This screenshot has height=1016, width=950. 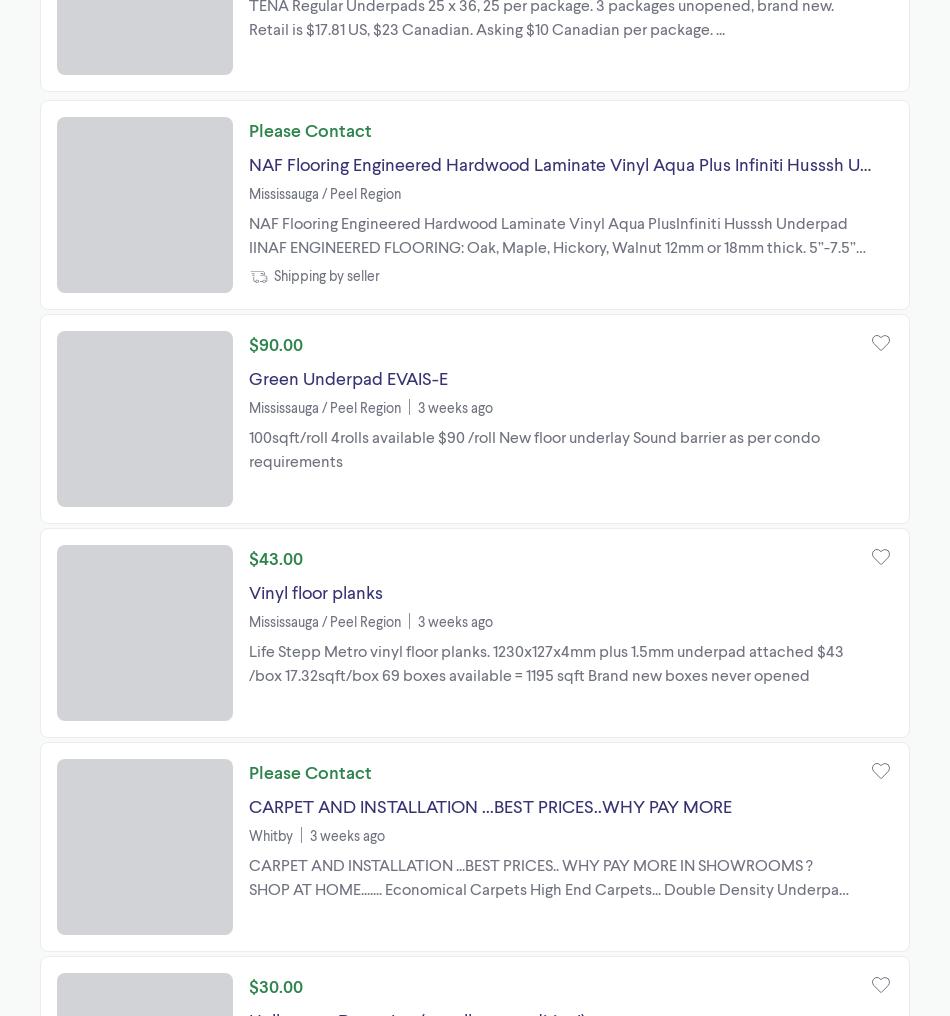 I want to click on 'NAF Flooring Engineered Hardwood Laminate Vinyl Aqua PlusInfiniti Husssh Underpad IINAF ENGINEERED FLOORING: Oak, Maple, Hickory, Walnut 12mm or 18mm thick. 5”-7.5” wide WE GUARANTEE BEST PRICES FOR GRANDEUR, VIDAR, NAF FLOORING AND MANY MORE. NAF, Infiniti 12.3mm, AquaPlus, Aqua Floor, Aqua Tile, Husssh Acoustic', so click(x=247, y=256).